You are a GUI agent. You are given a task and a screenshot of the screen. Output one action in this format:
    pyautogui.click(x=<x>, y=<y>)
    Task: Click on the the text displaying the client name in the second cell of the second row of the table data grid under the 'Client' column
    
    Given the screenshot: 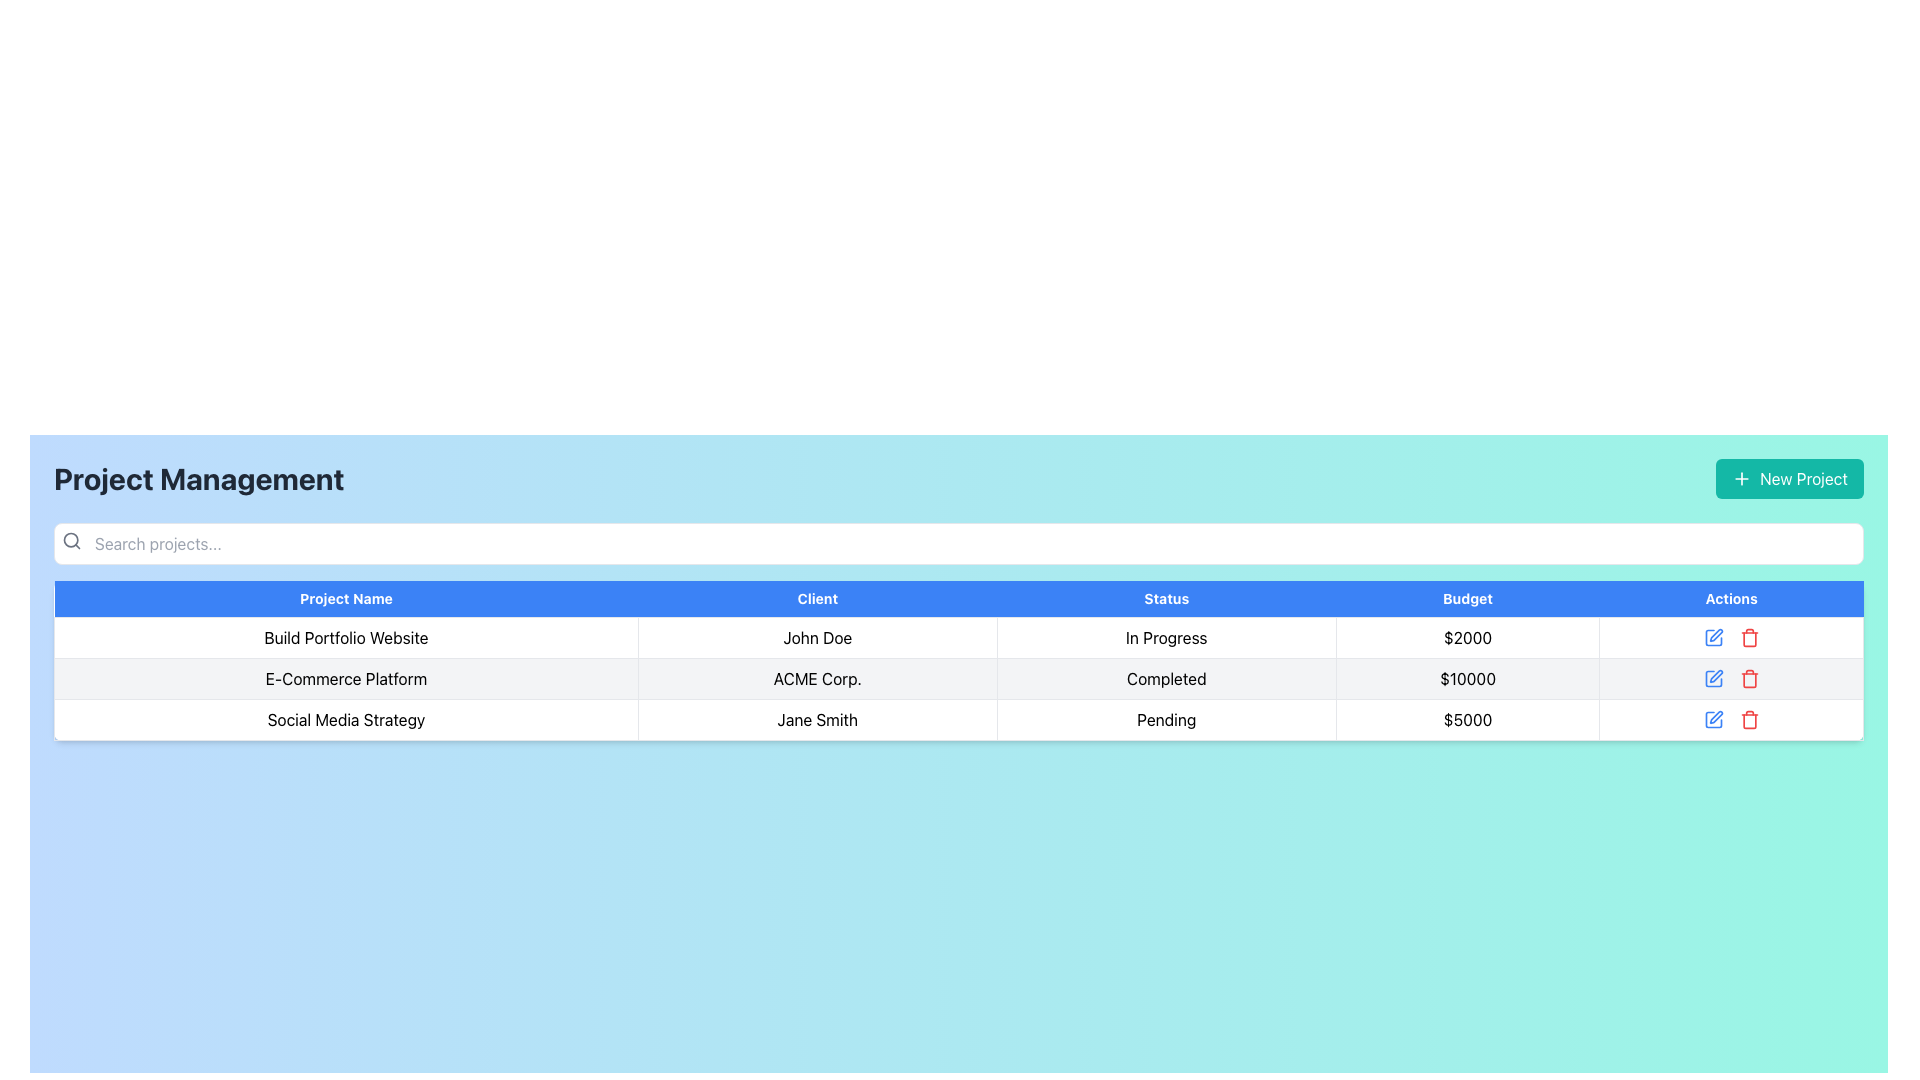 What is the action you would take?
    pyautogui.click(x=817, y=677)
    